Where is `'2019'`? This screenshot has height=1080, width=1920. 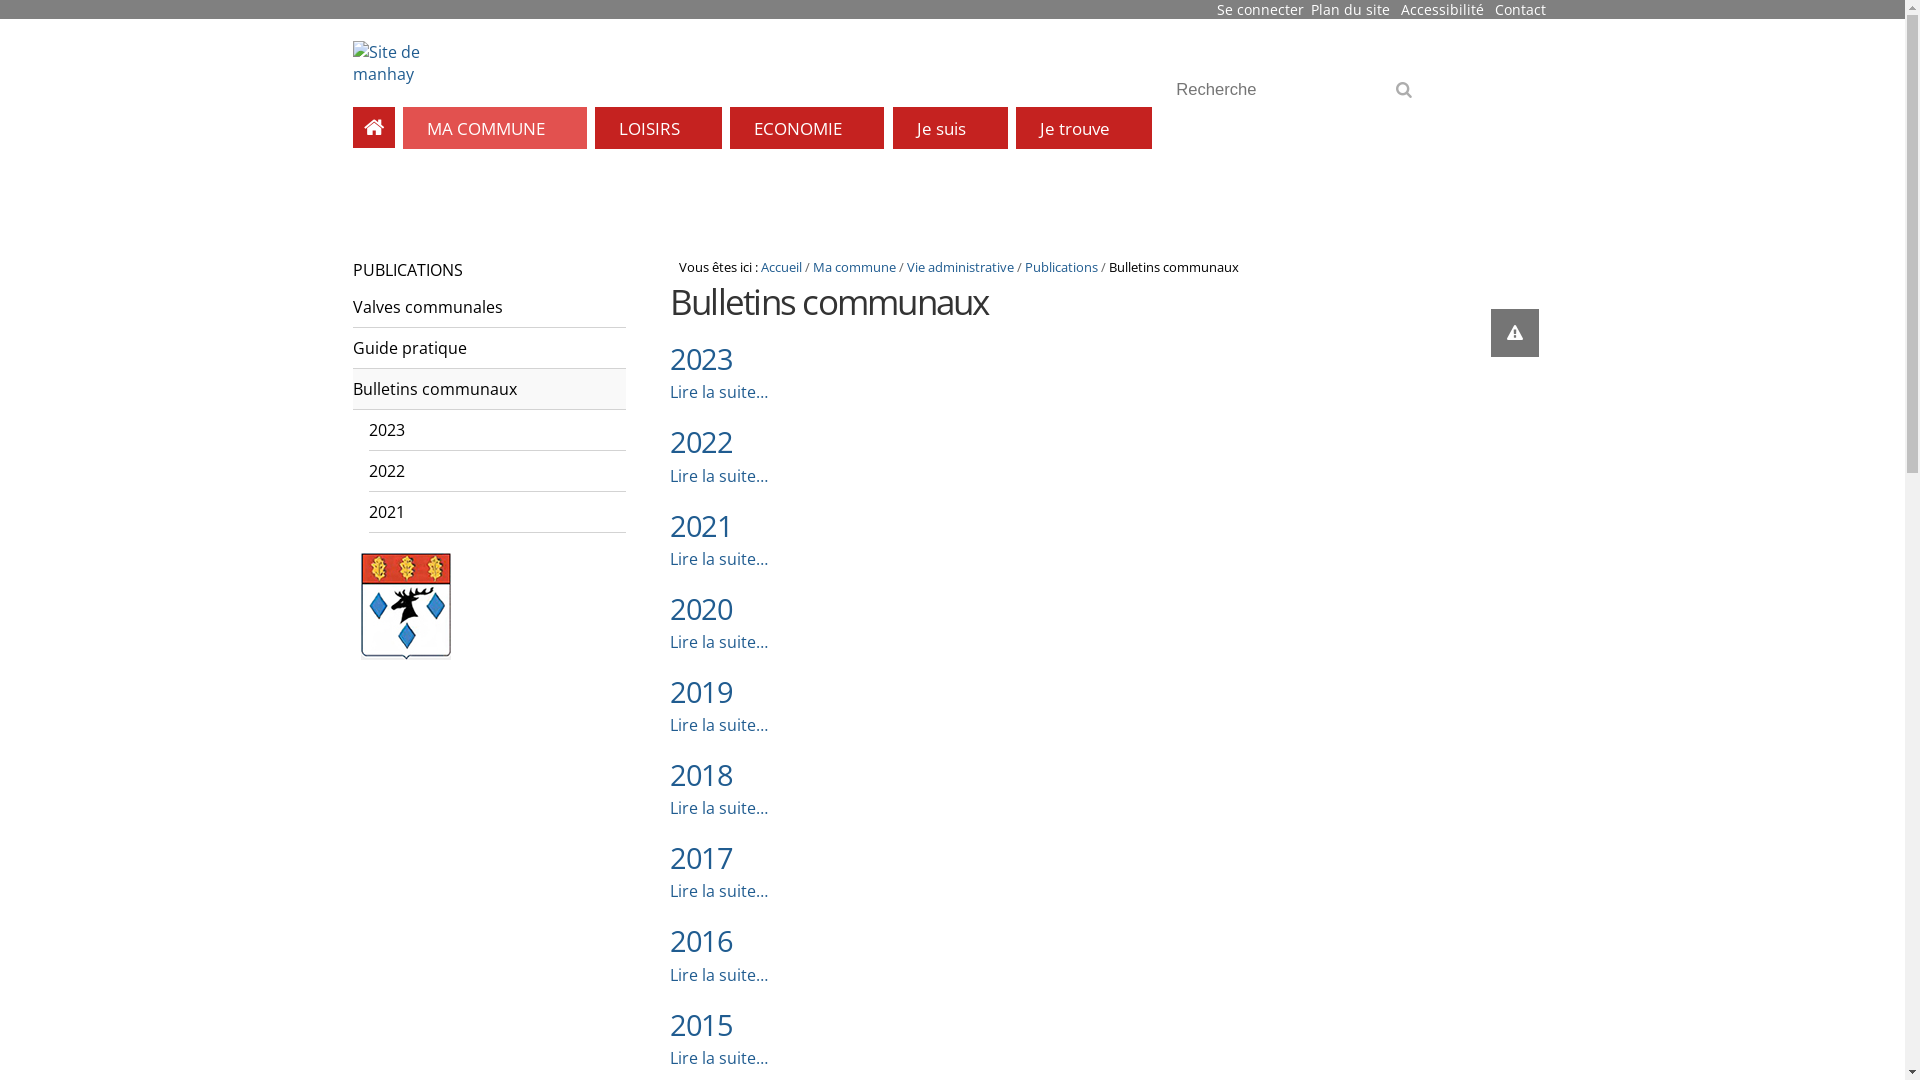
'2019' is located at coordinates (670, 690).